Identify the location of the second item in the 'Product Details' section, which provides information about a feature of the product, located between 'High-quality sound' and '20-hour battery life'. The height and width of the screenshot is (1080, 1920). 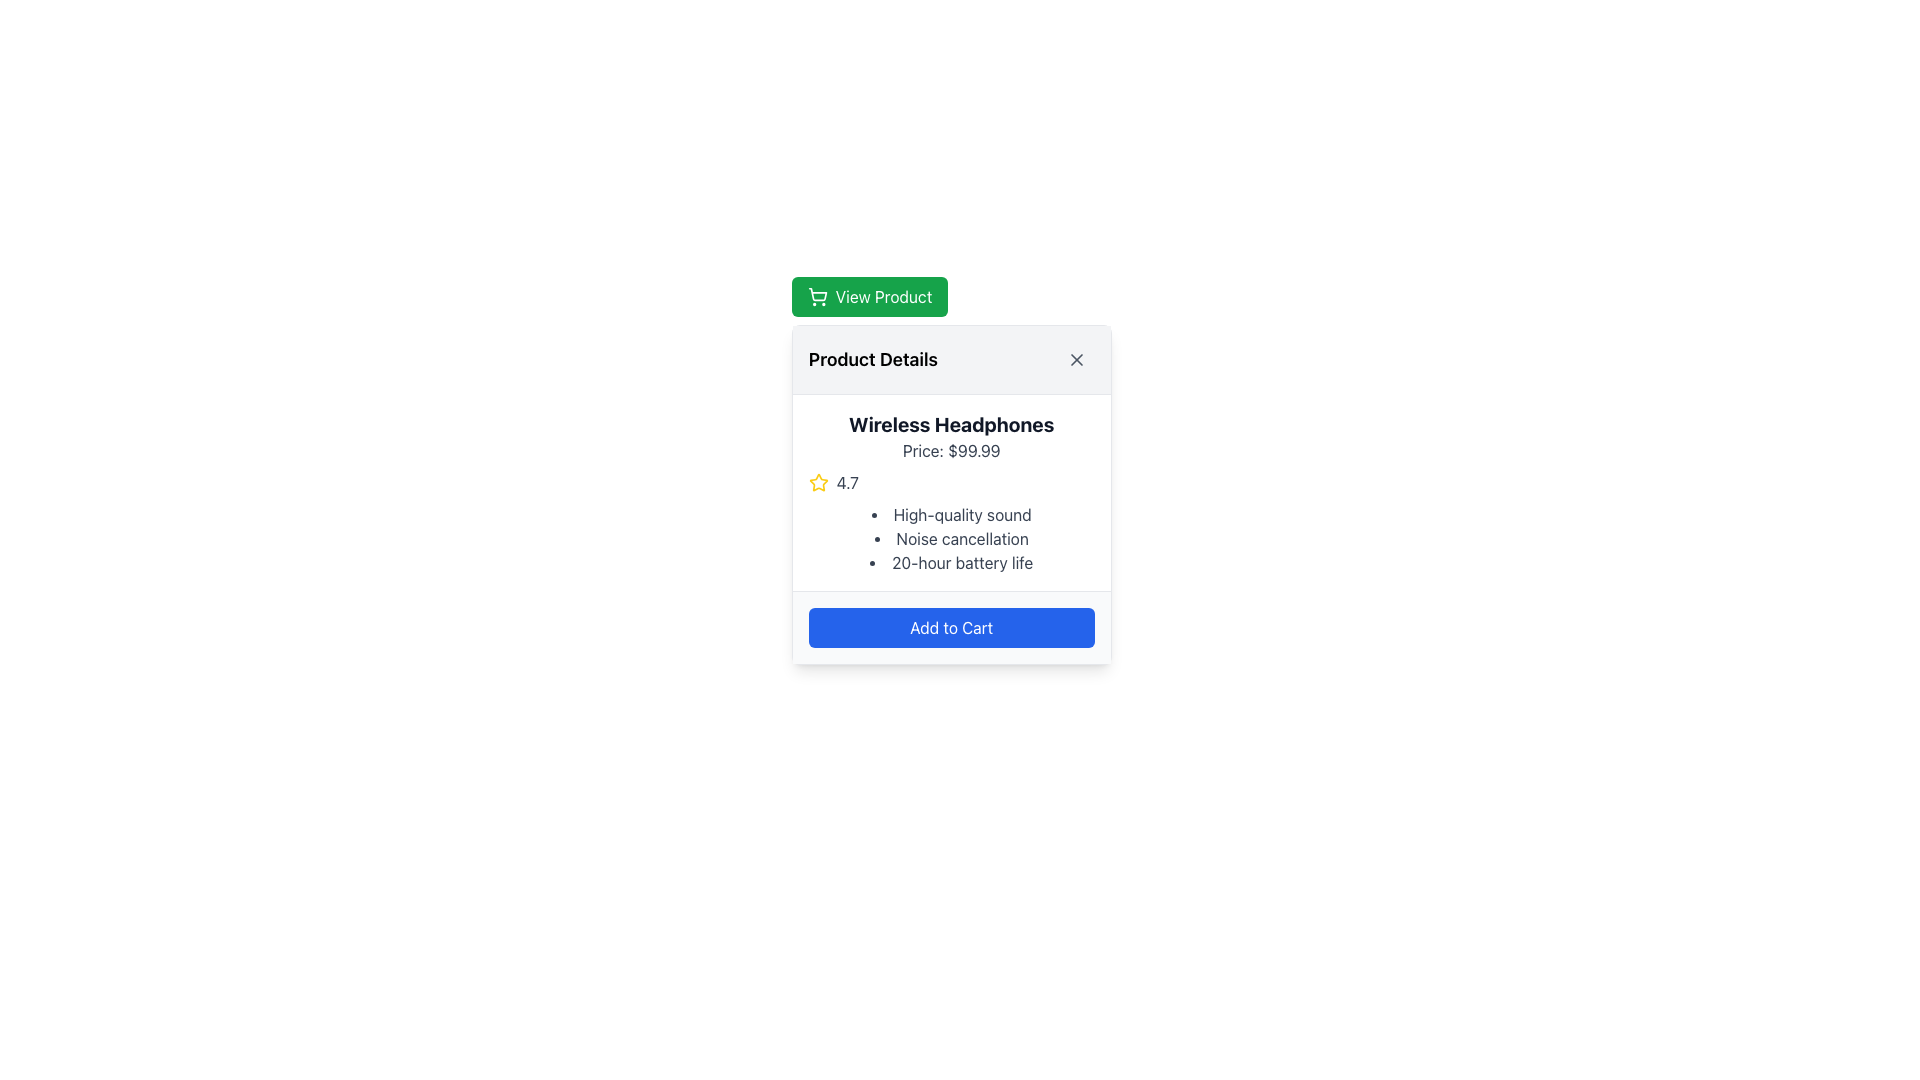
(950, 538).